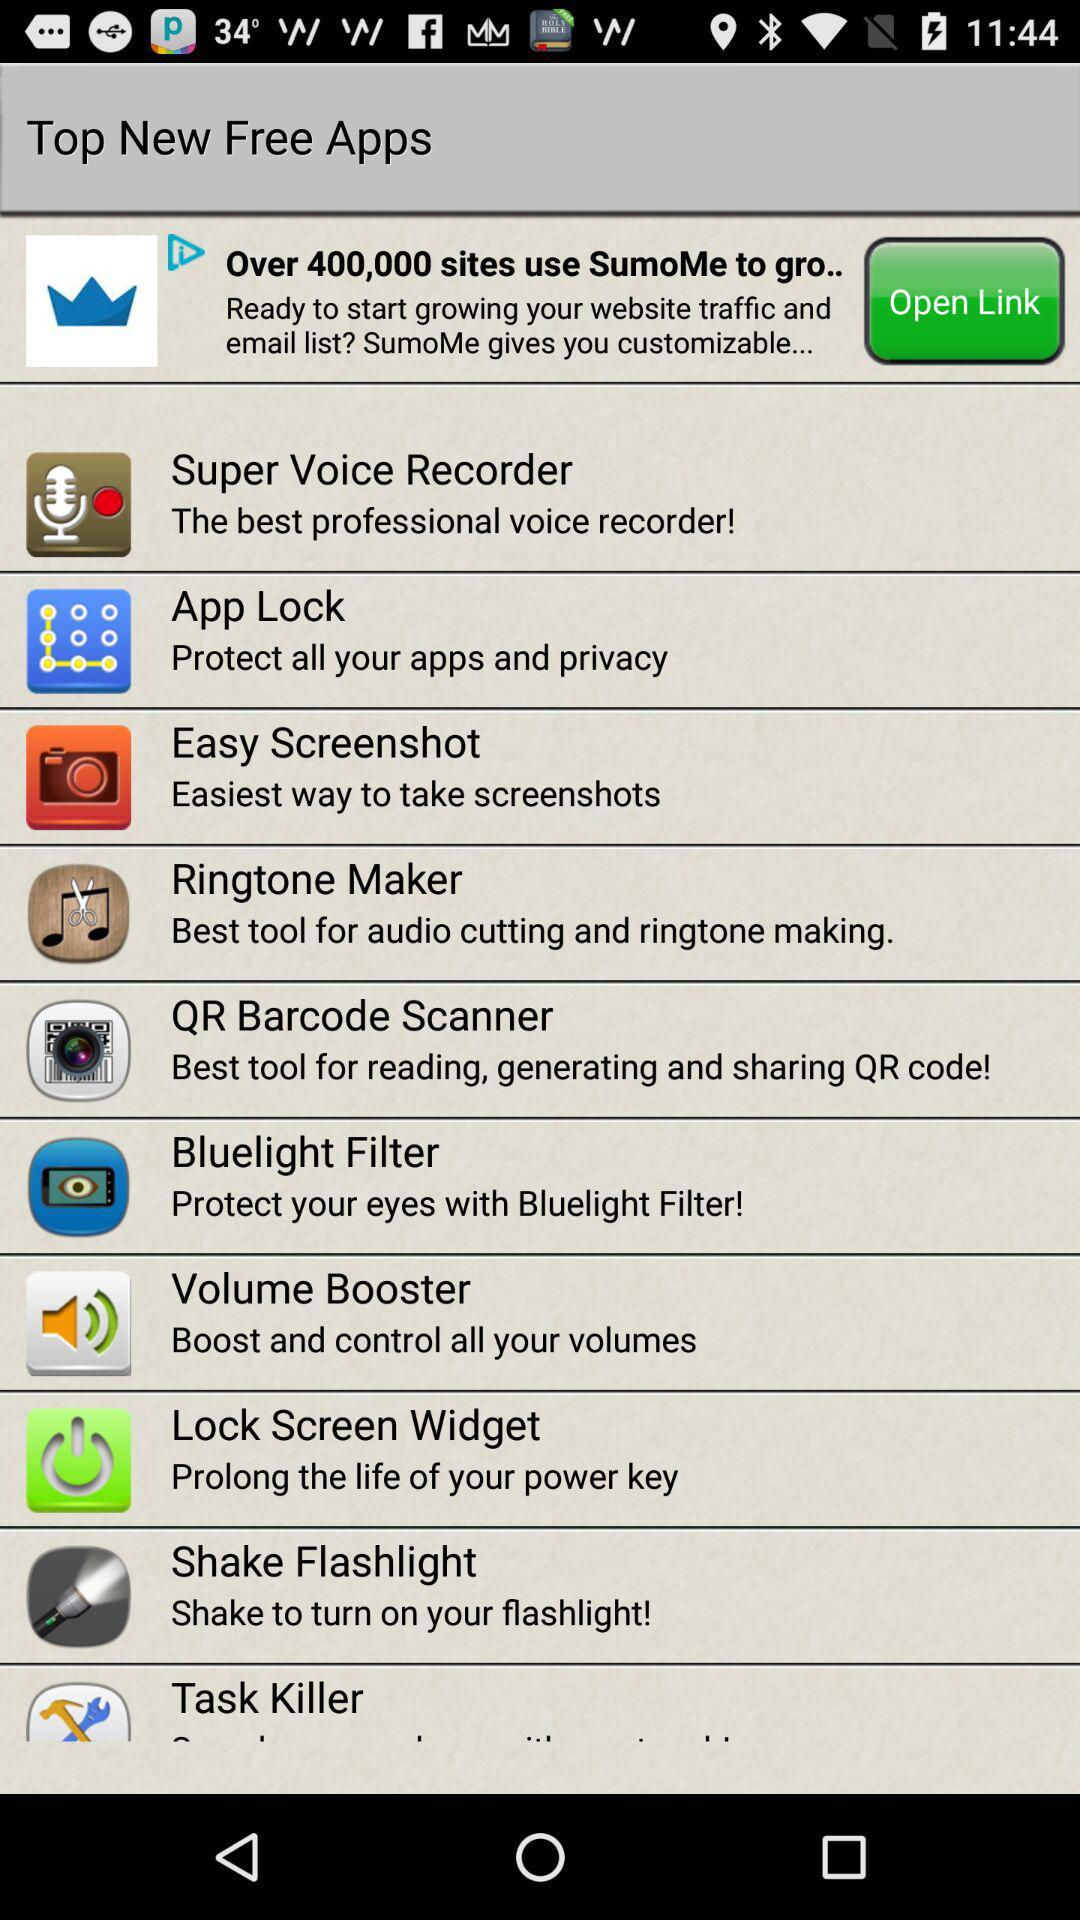  Describe the element at coordinates (624, 1611) in the screenshot. I see `the shake to turn item` at that location.